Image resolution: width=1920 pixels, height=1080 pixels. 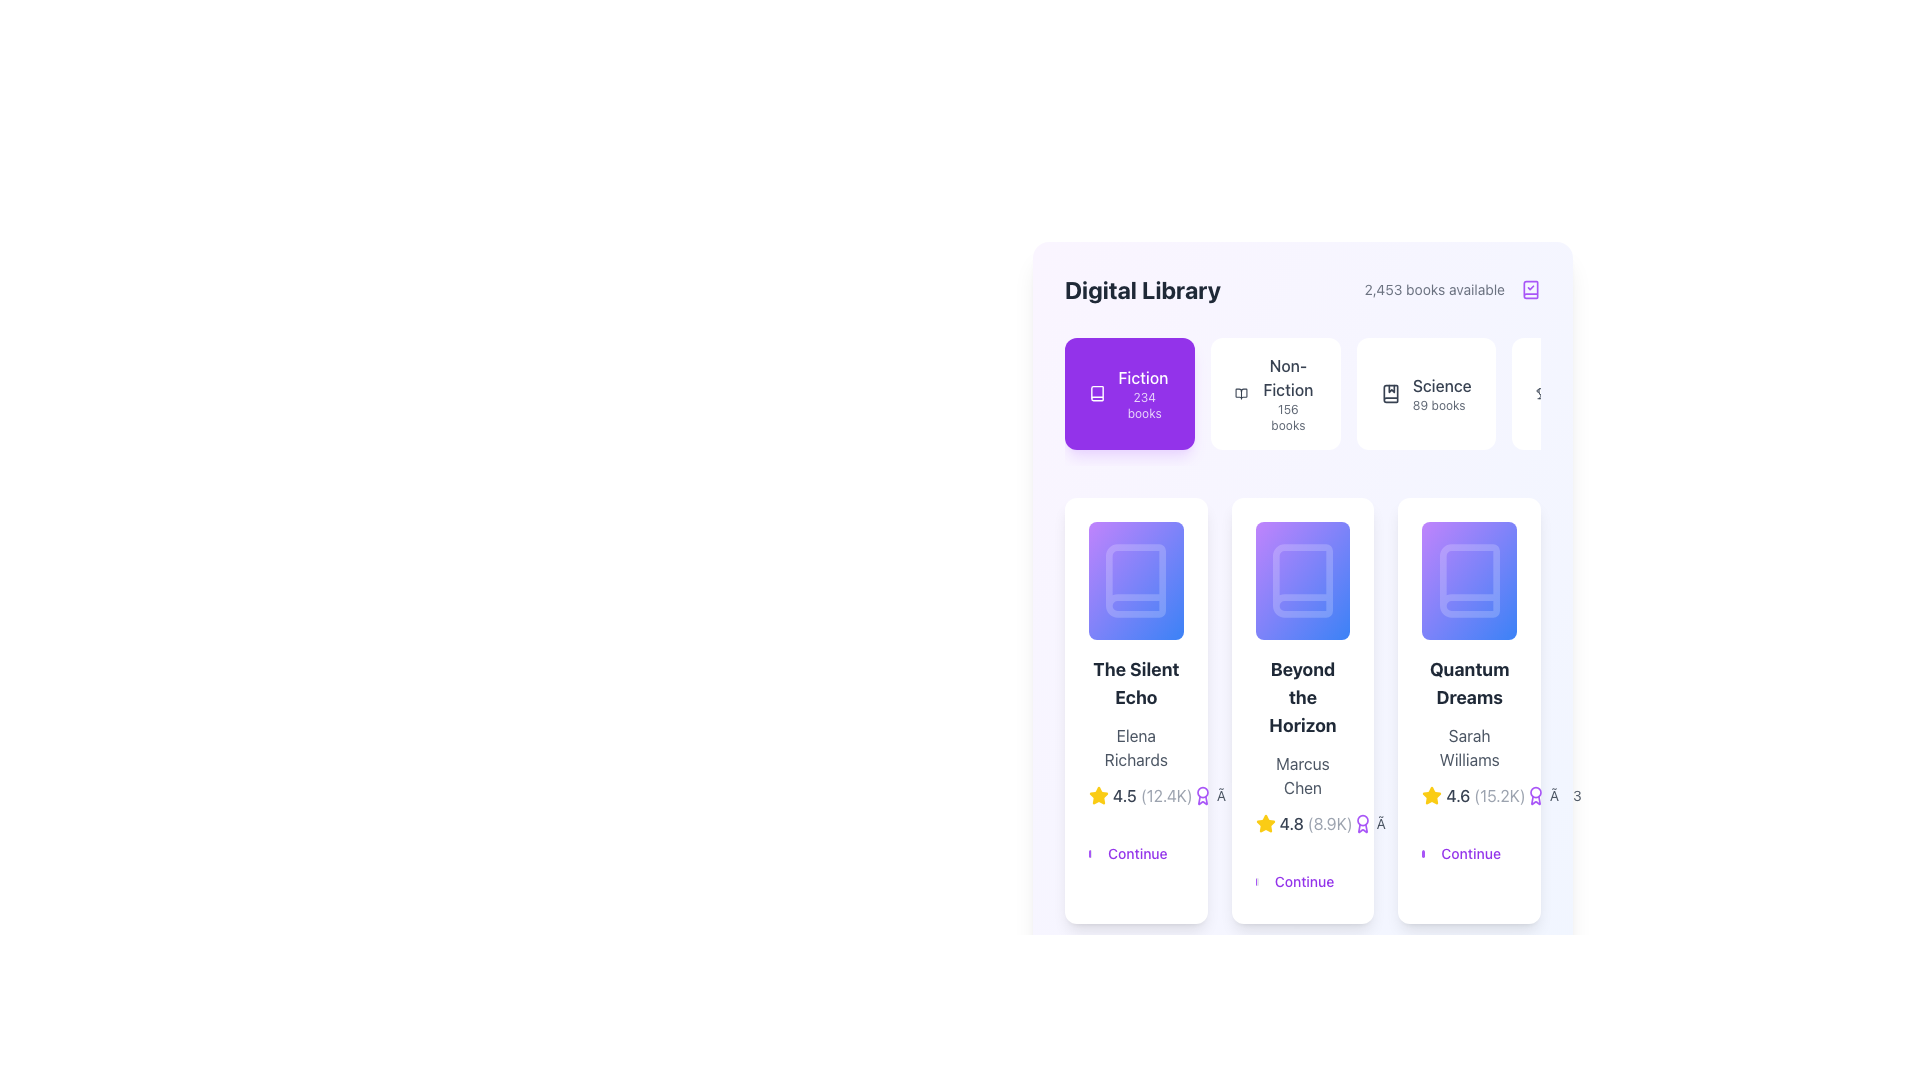 What do you see at coordinates (1431, 795) in the screenshot?
I see `the star icon that represents a feedback or rating system, which is the first element in a horizontal arrangement alongside the rating value and number of reviews` at bounding box center [1431, 795].